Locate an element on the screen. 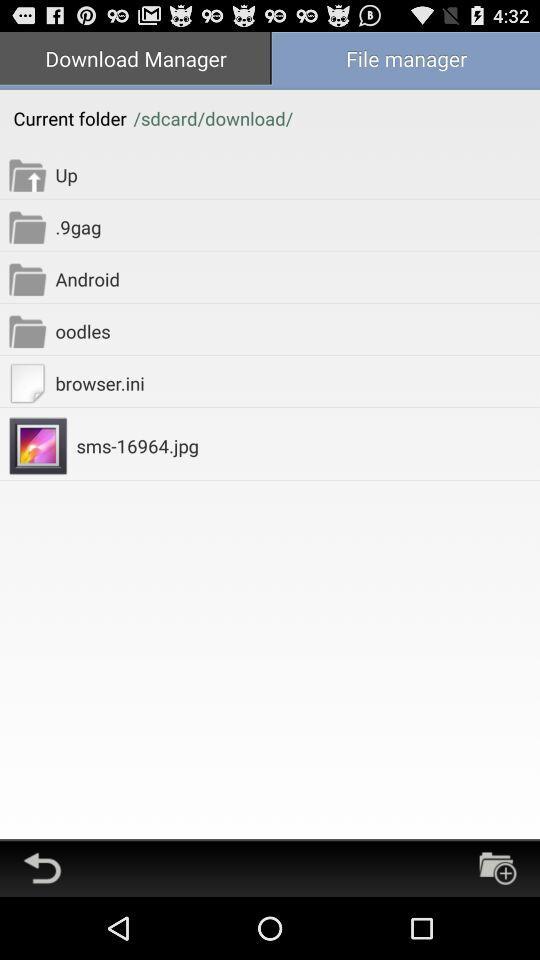 The height and width of the screenshot is (960, 540). oodles is located at coordinates (296, 331).